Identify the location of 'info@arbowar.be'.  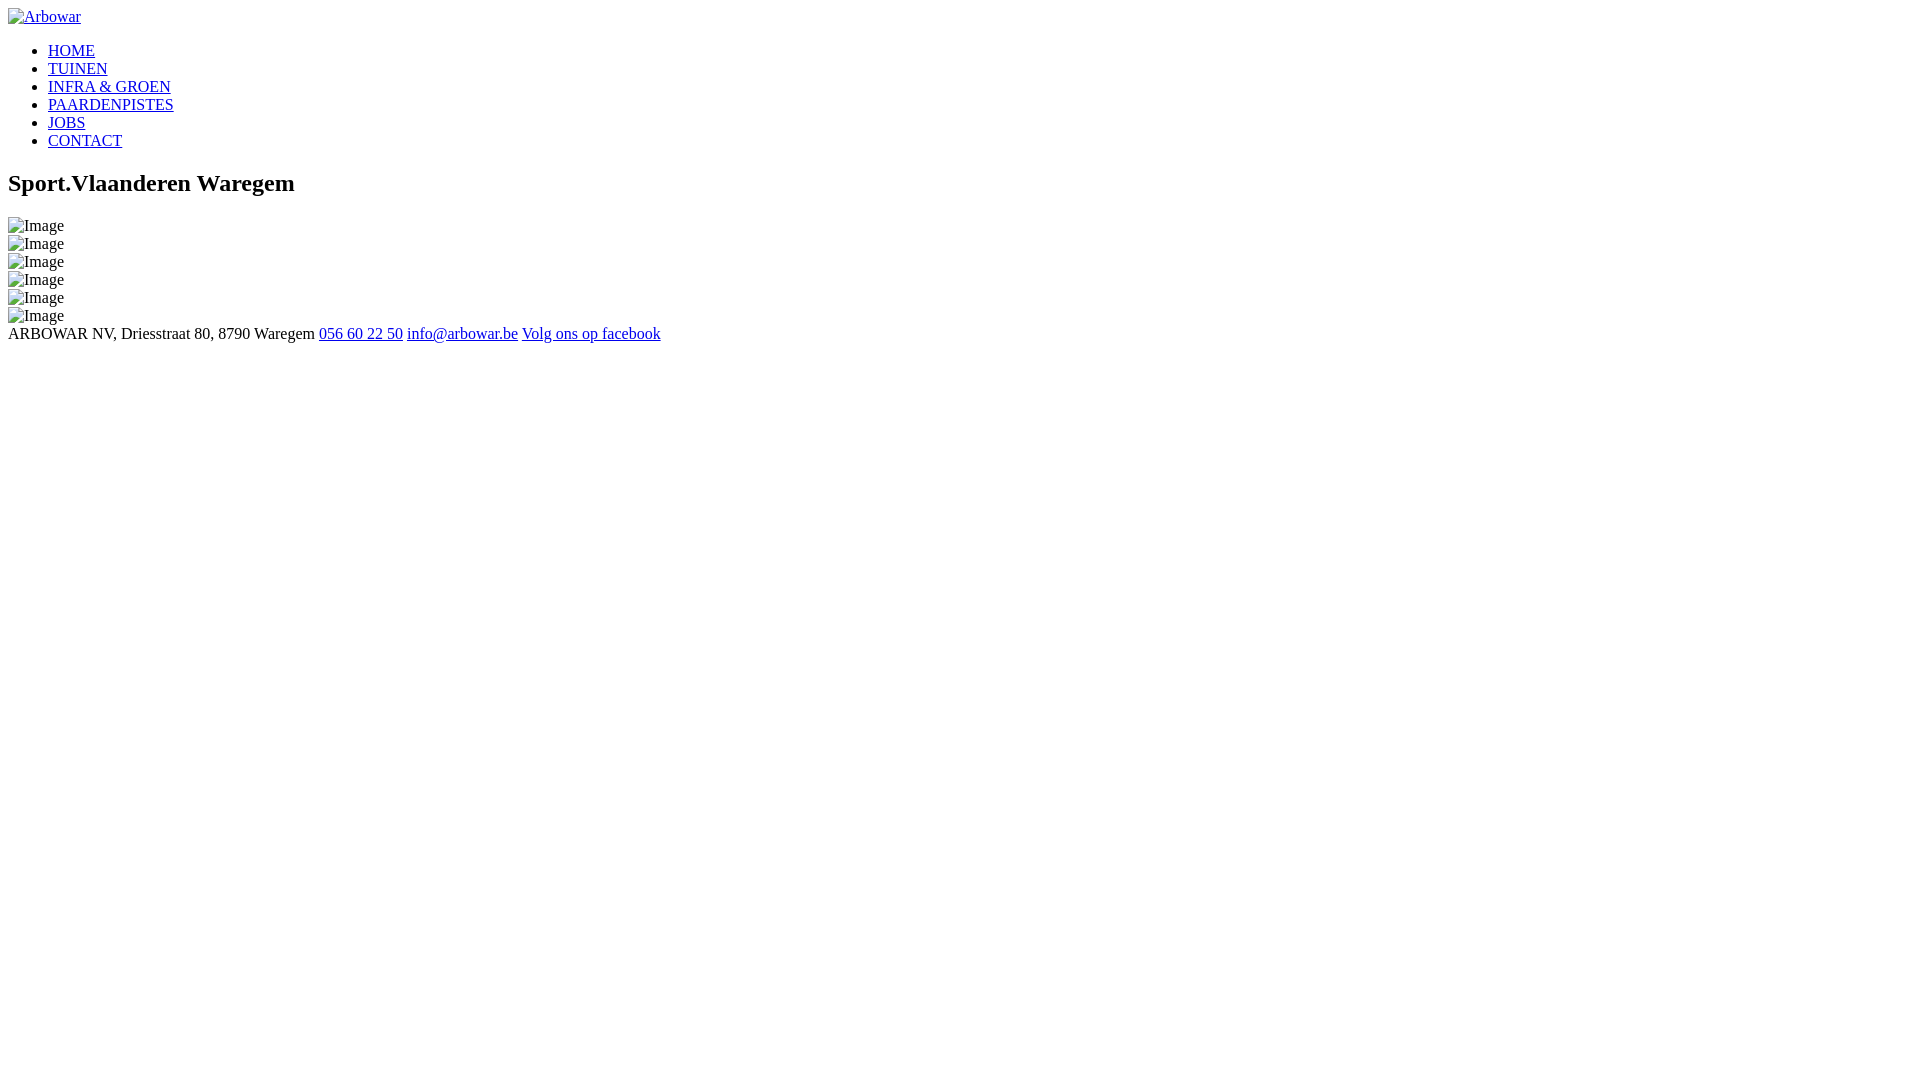
(461, 332).